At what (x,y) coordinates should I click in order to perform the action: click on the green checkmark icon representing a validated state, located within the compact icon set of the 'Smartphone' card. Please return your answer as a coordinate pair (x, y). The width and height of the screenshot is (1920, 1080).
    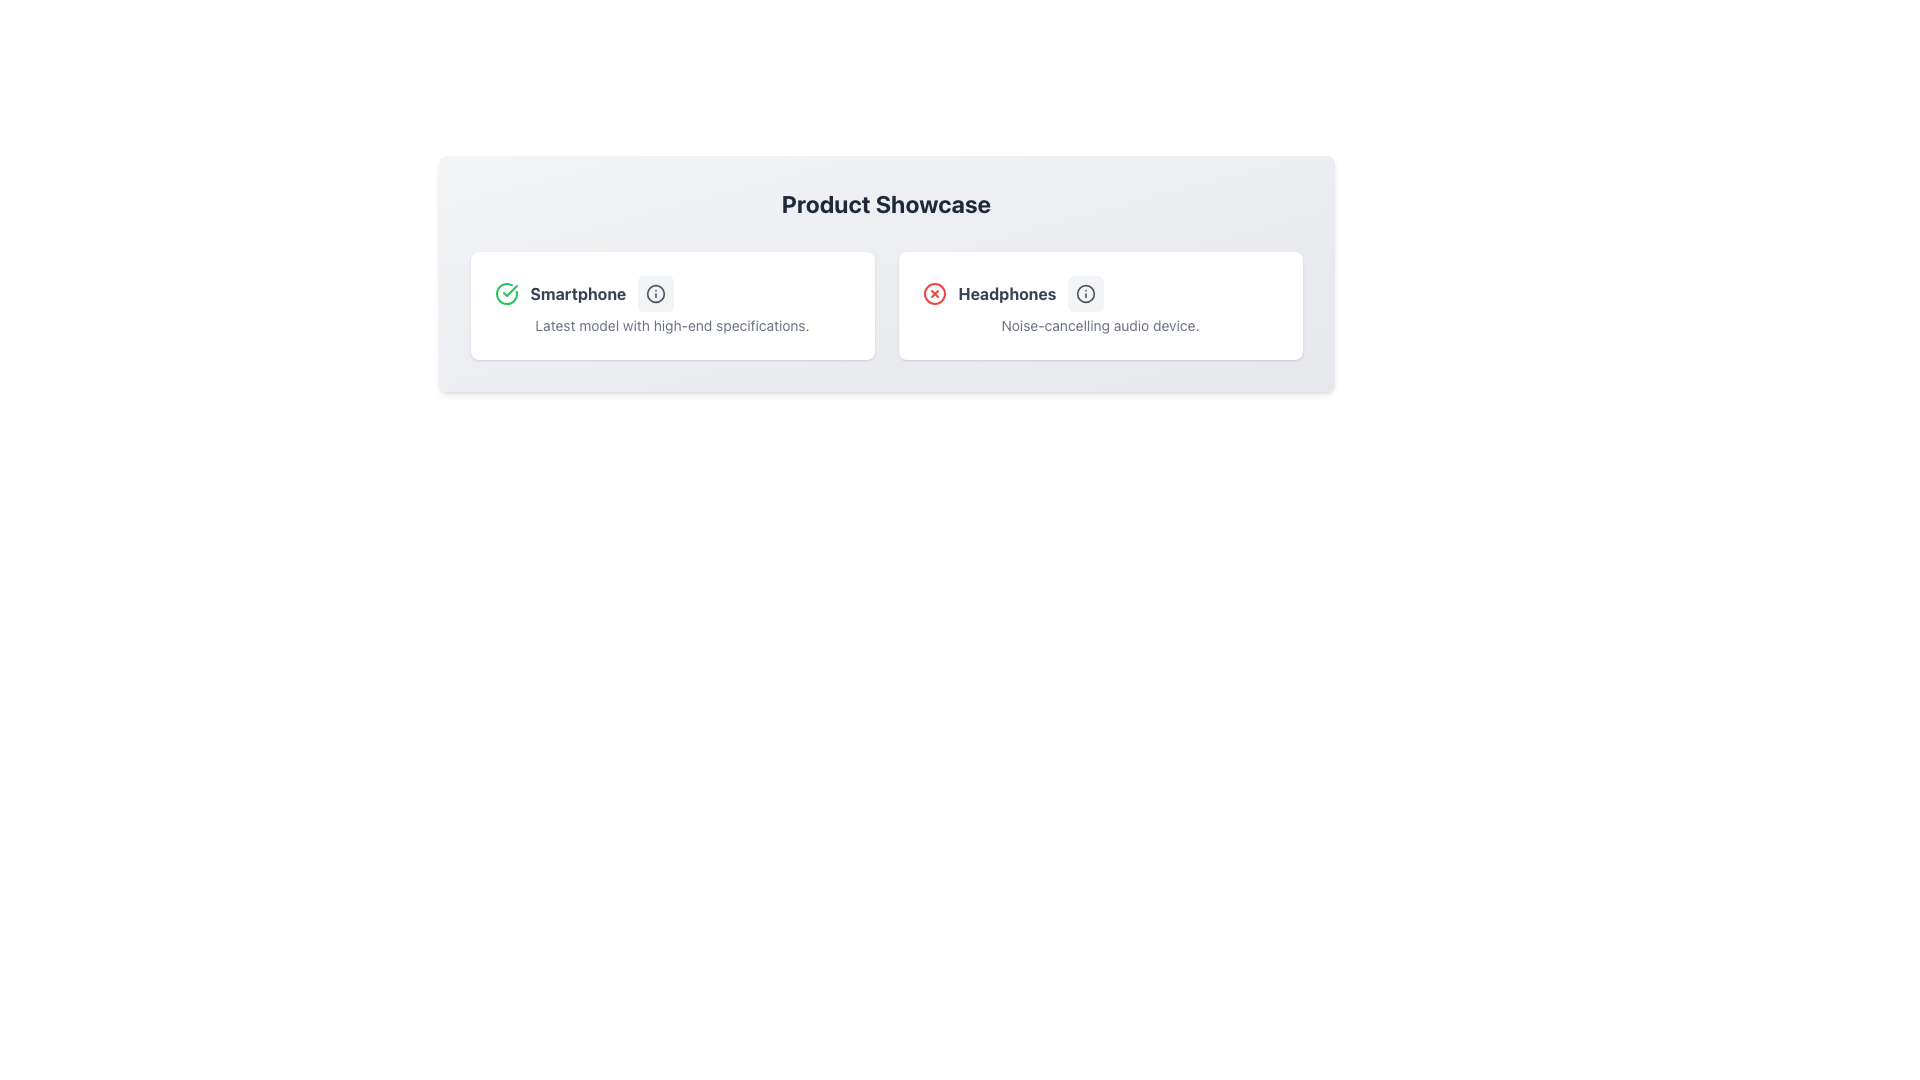
    Looking at the image, I should click on (509, 290).